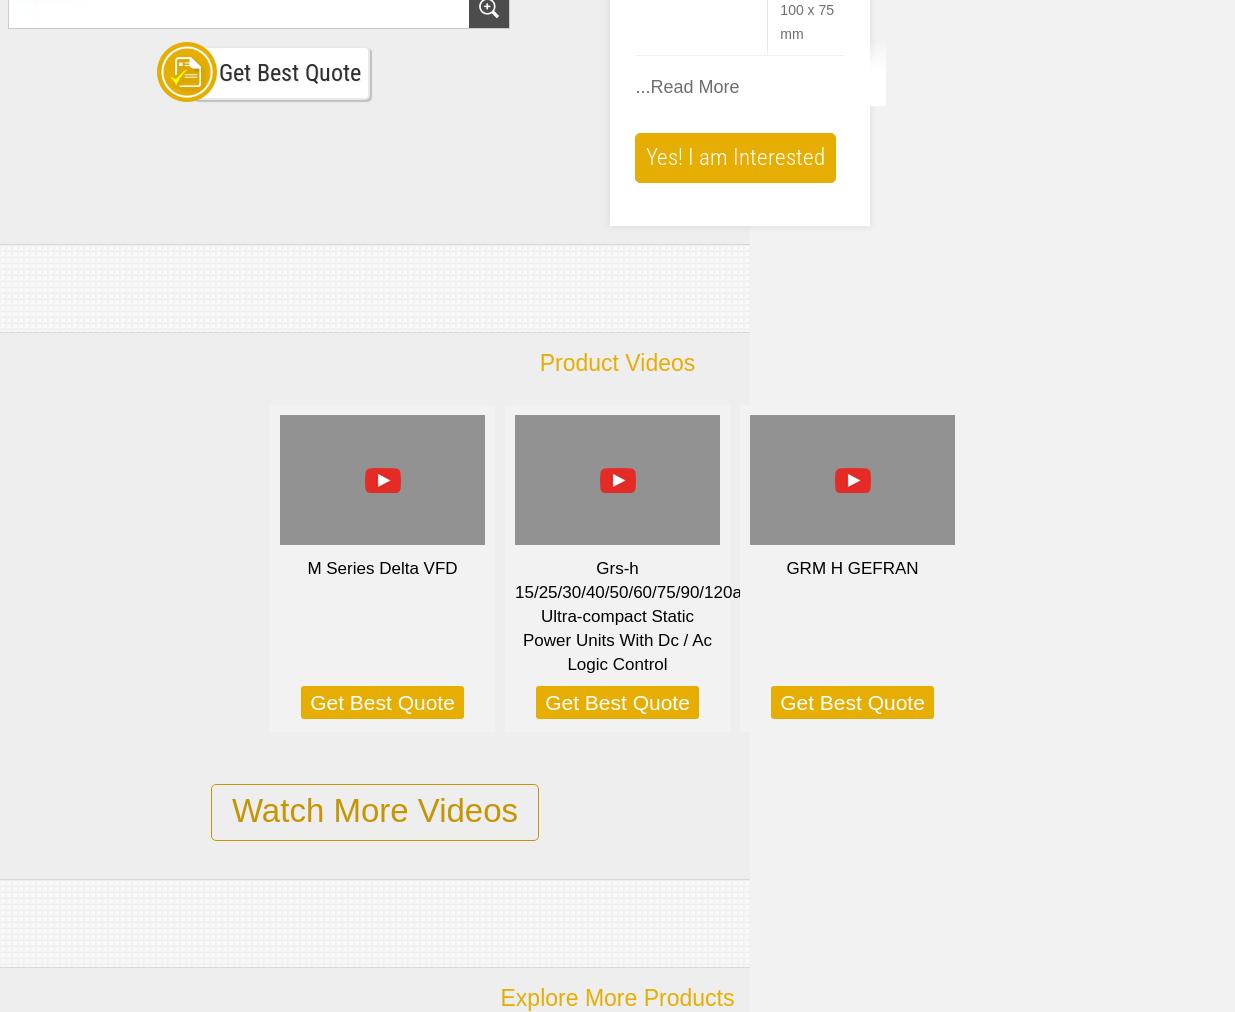  I want to click on 'M Series Delta VFD', so click(381, 567).